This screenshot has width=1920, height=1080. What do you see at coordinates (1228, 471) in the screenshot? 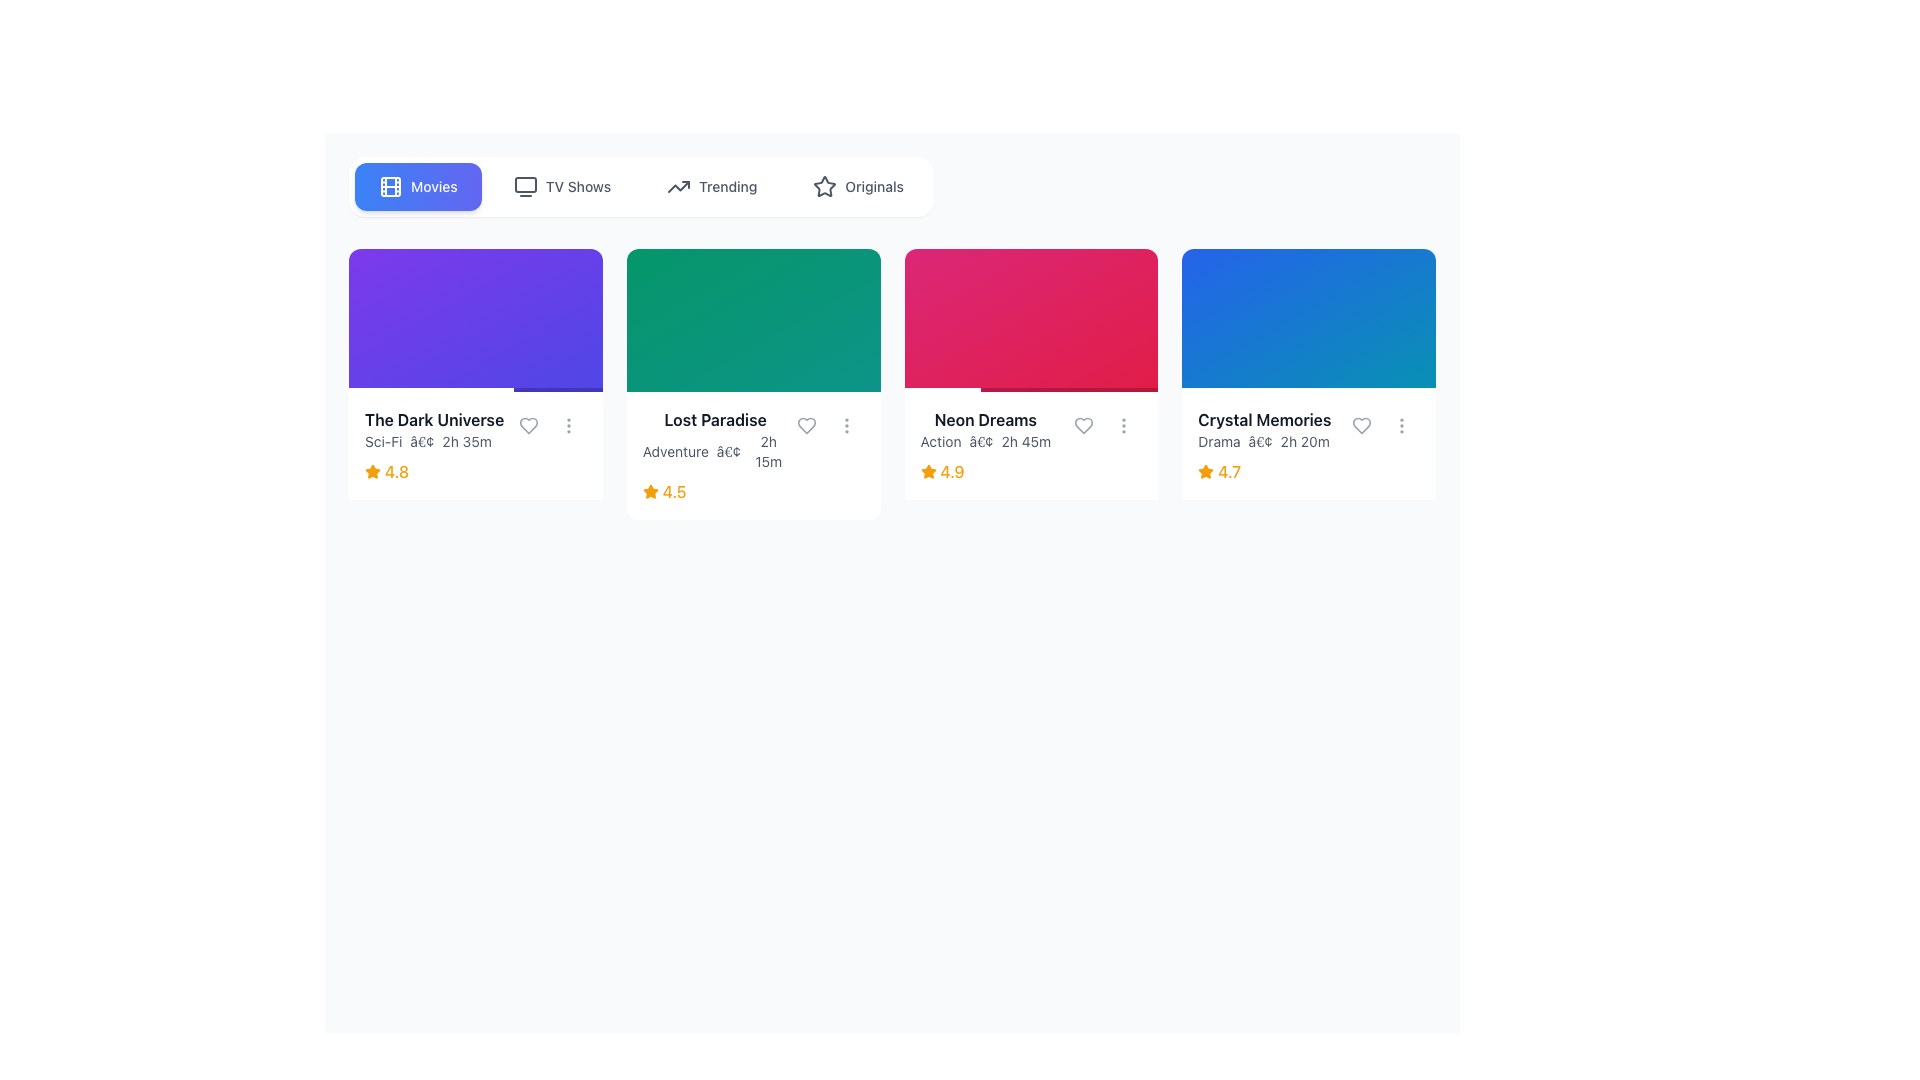
I see `the static text displaying the numeric value '4.7', which is part of a rating system and positioned next to a star icon in the lower-left corner of the 'Crystal Memories' card` at bounding box center [1228, 471].